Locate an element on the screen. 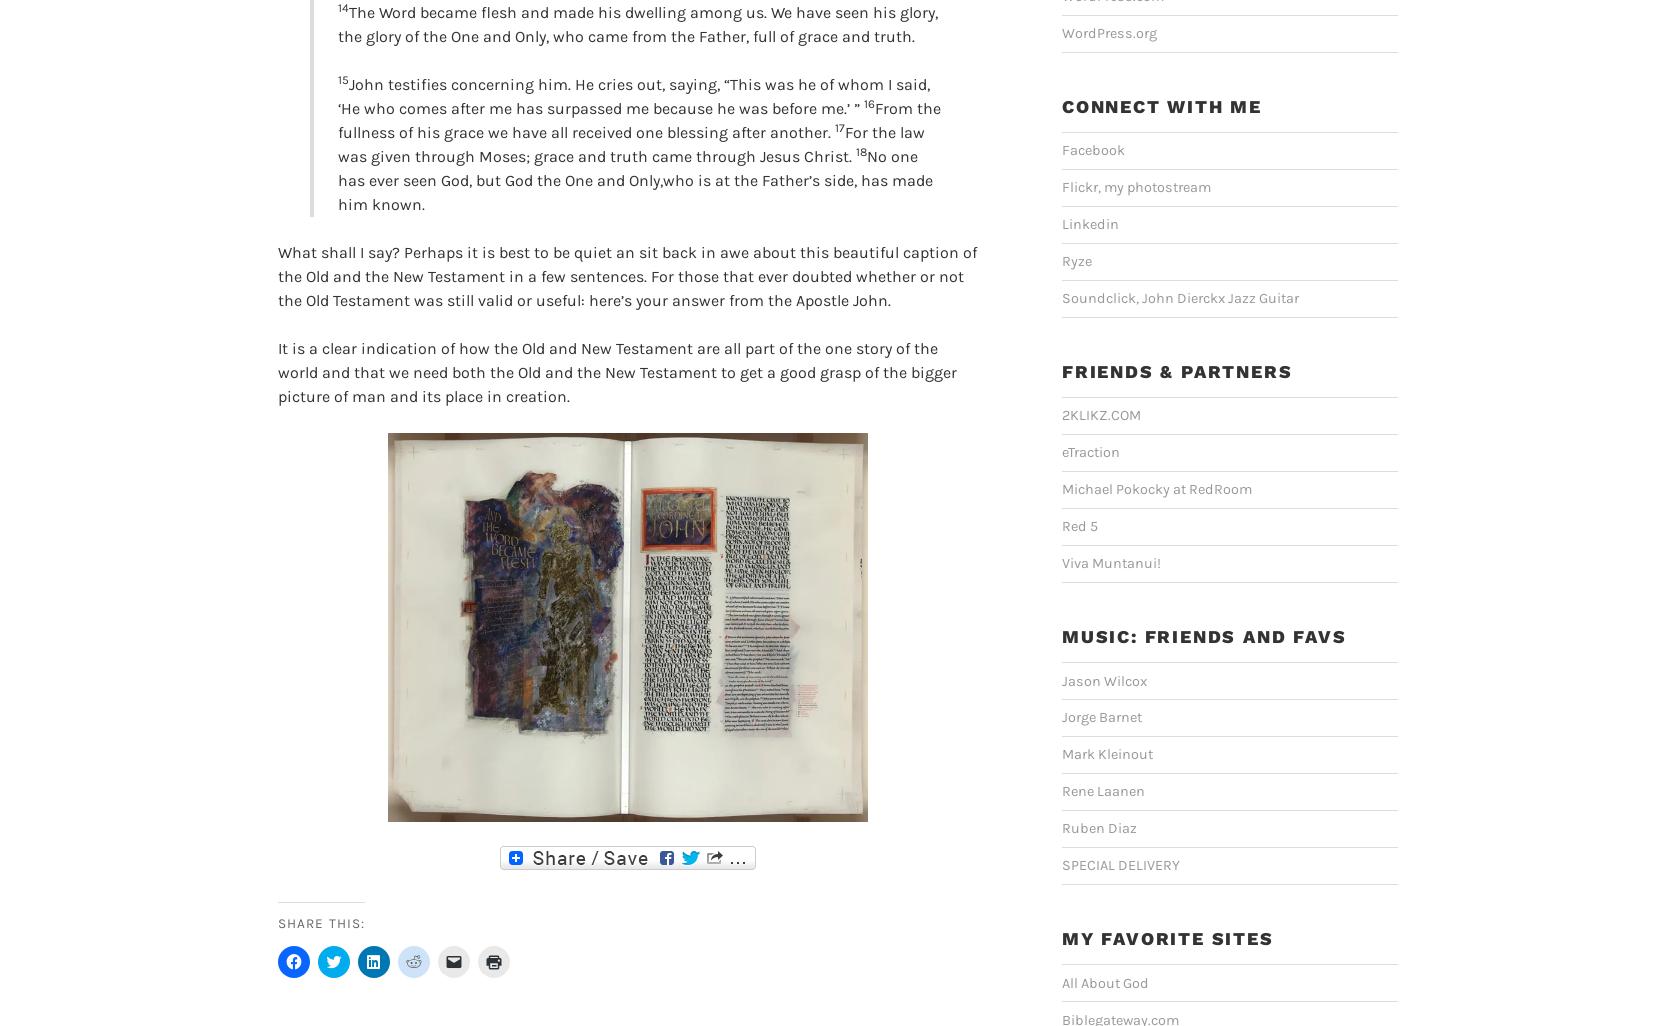  'Share this:' is located at coordinates (277, 922).